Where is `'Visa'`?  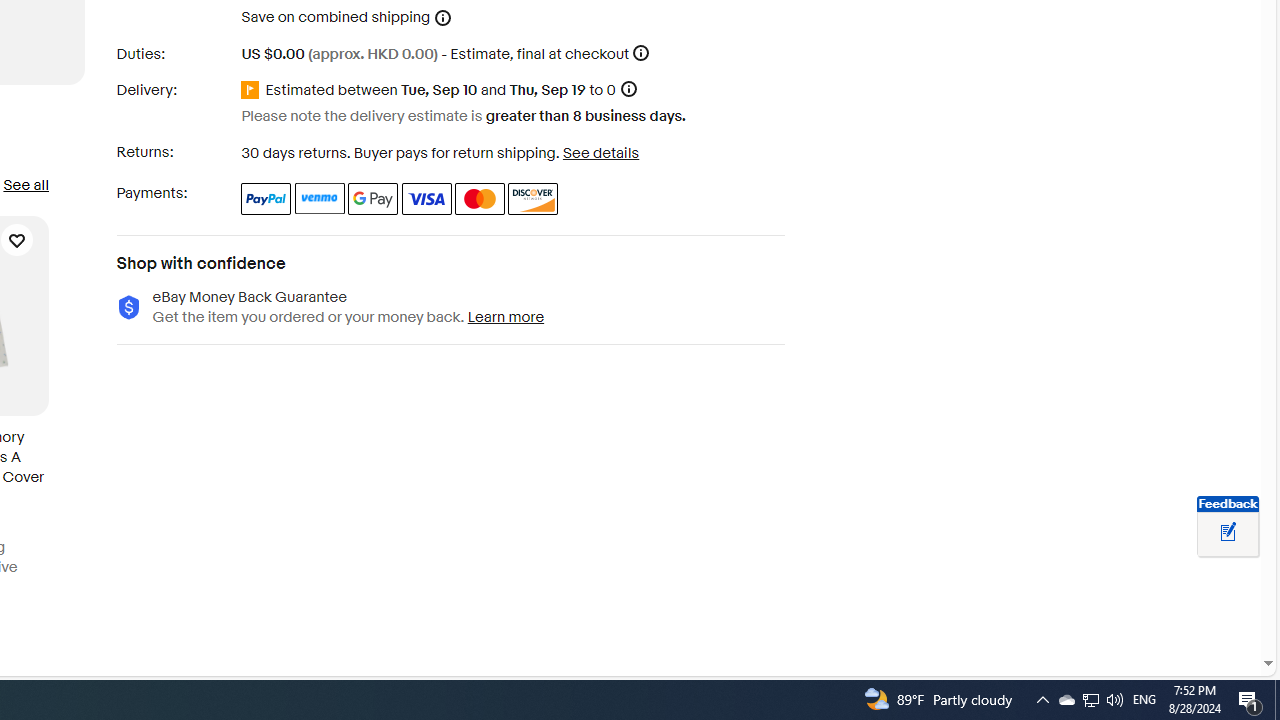 'Visa' is located at coordinates (425, 198).